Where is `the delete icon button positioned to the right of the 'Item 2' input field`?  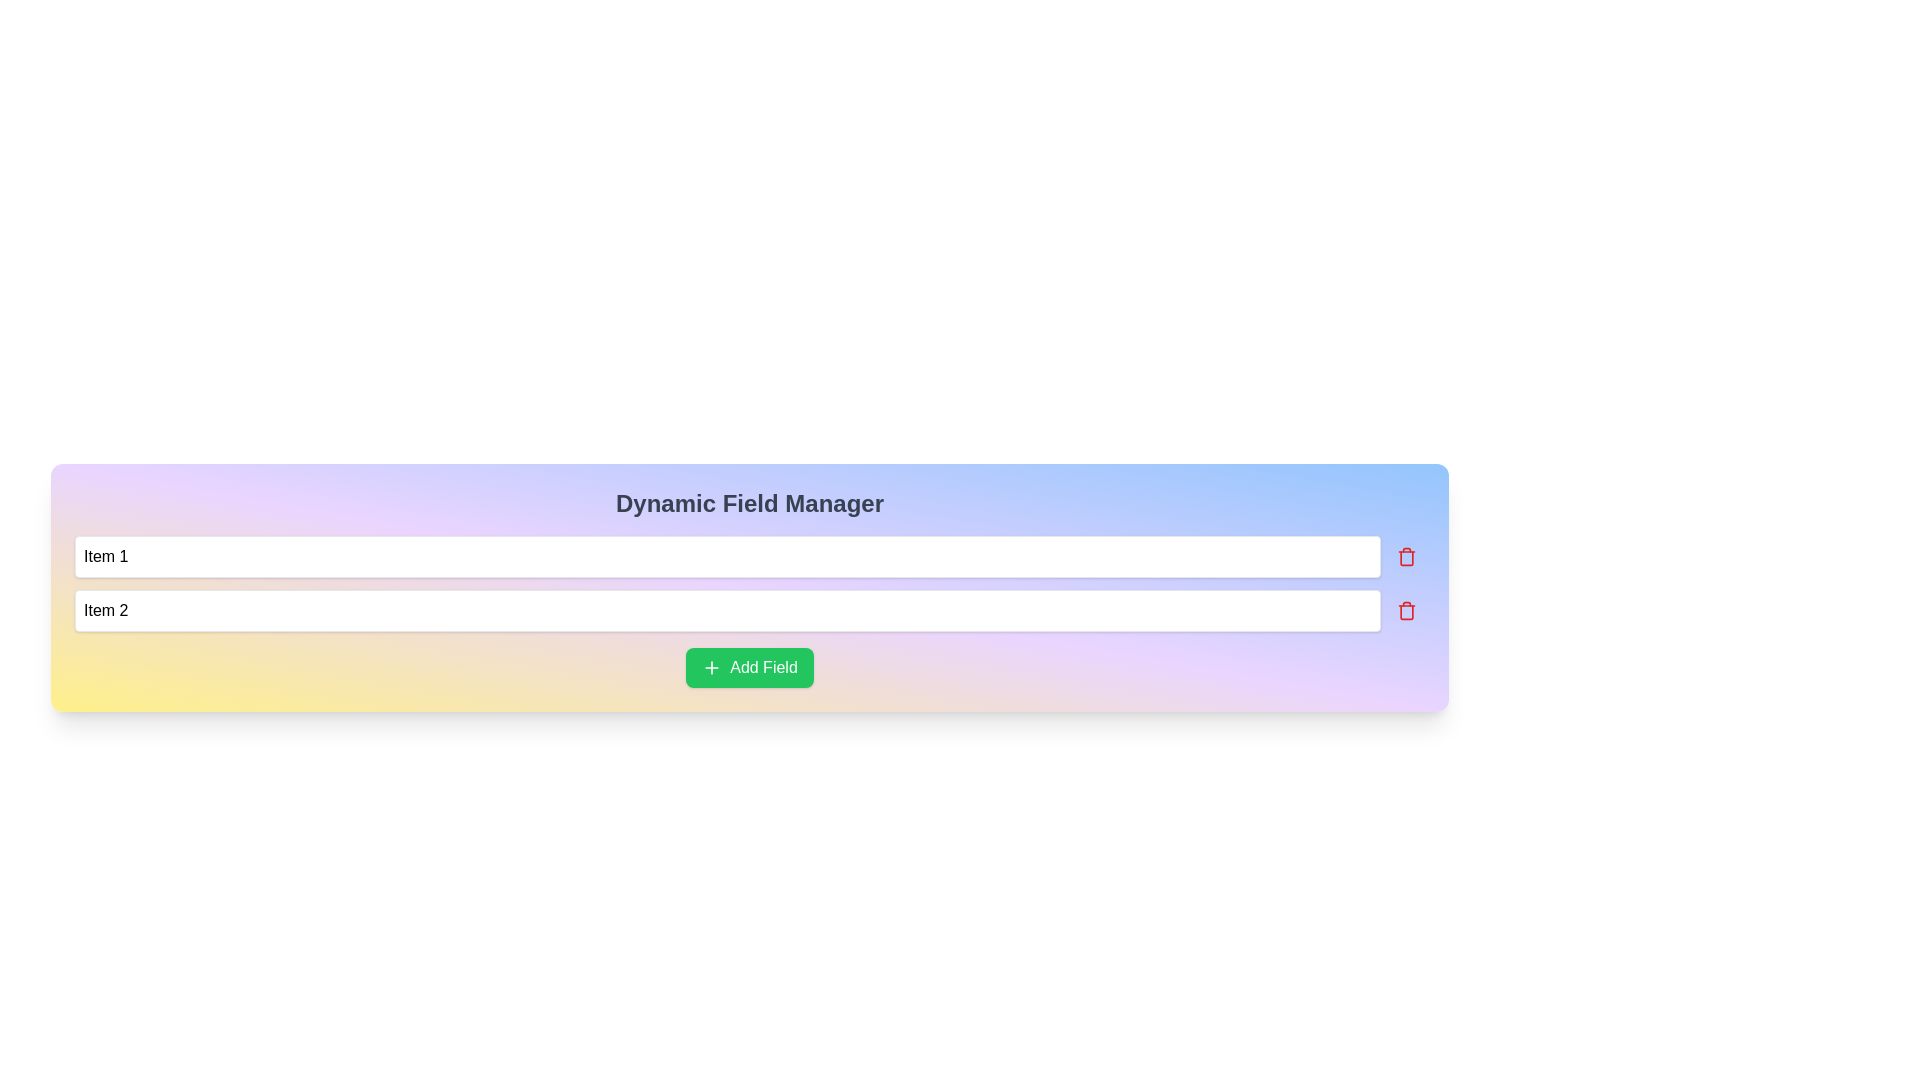
the delete icon button positioned to the right of the 'Item 2' input field is located at coordinates (1405, 609).